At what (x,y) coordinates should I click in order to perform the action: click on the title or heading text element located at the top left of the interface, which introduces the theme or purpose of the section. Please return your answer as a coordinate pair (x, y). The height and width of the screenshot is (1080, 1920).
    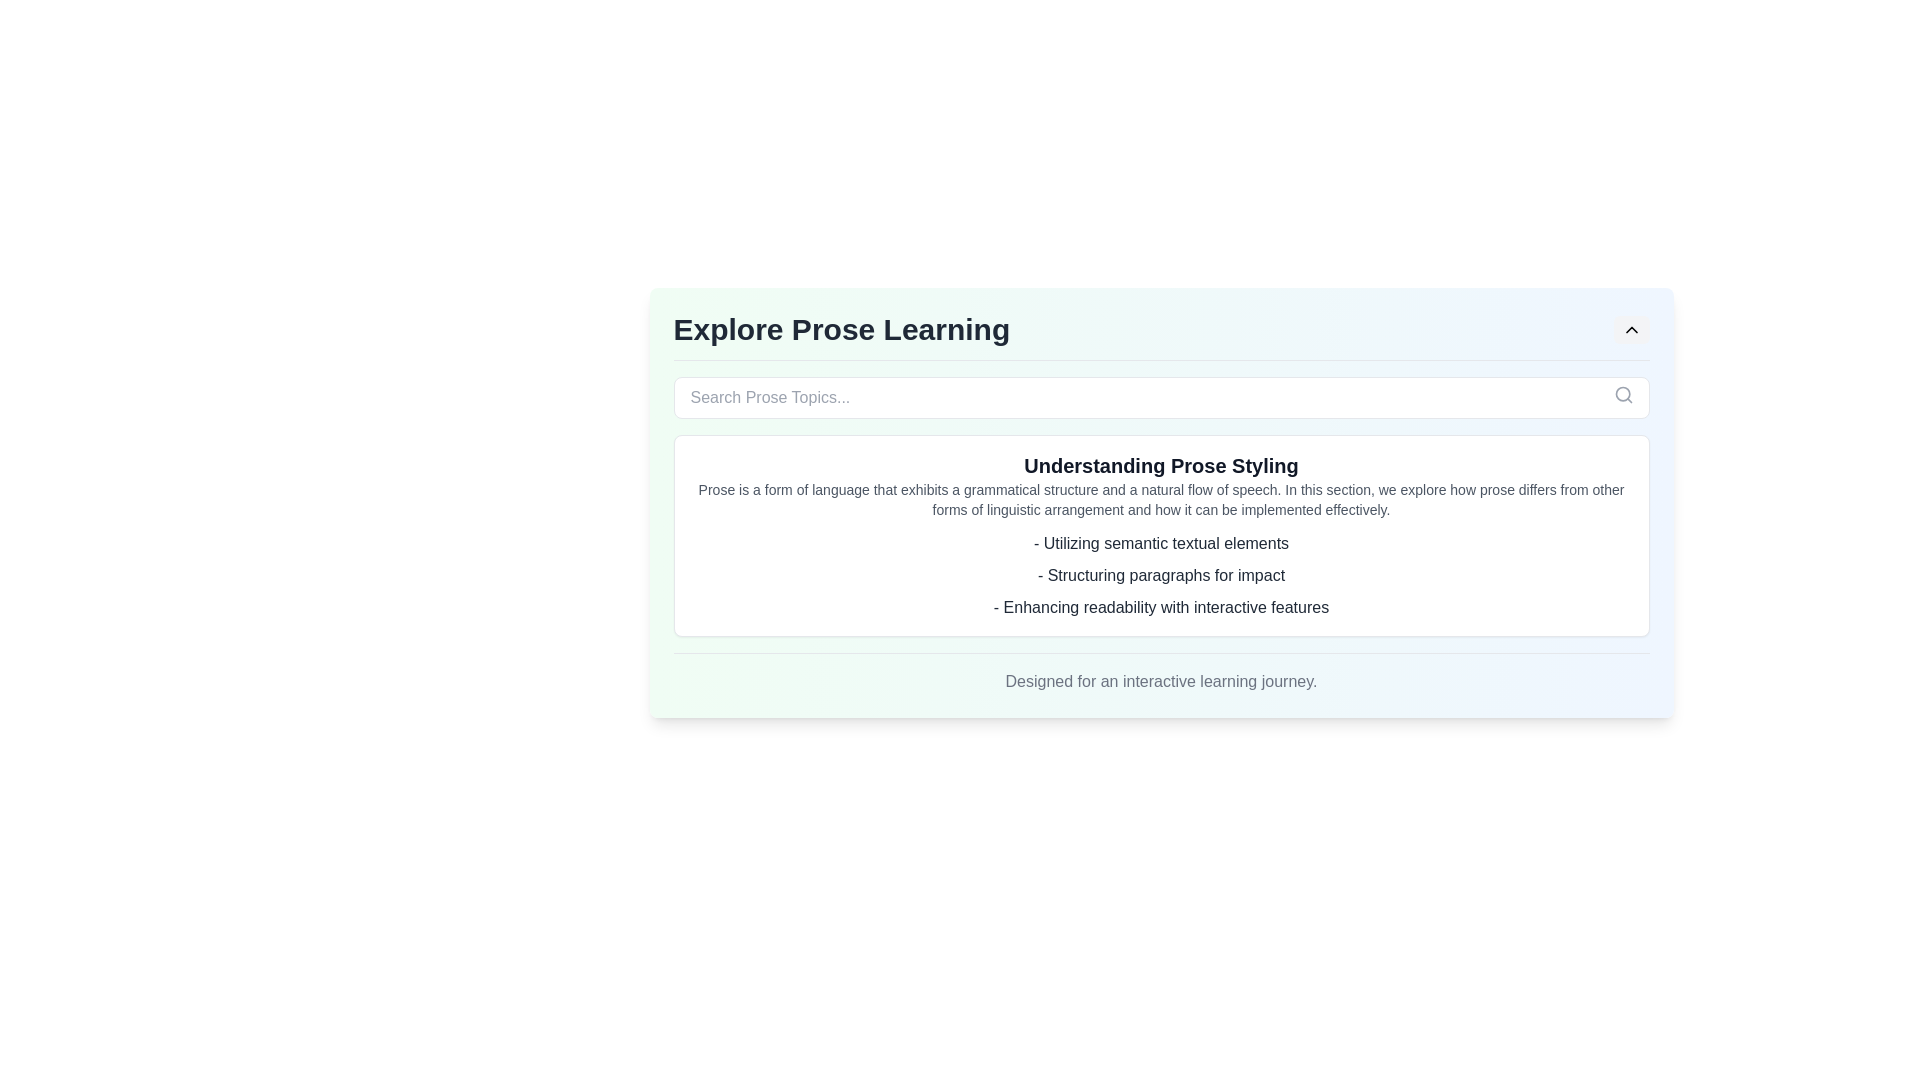
    Looking at the image, I should click on (841, 329).